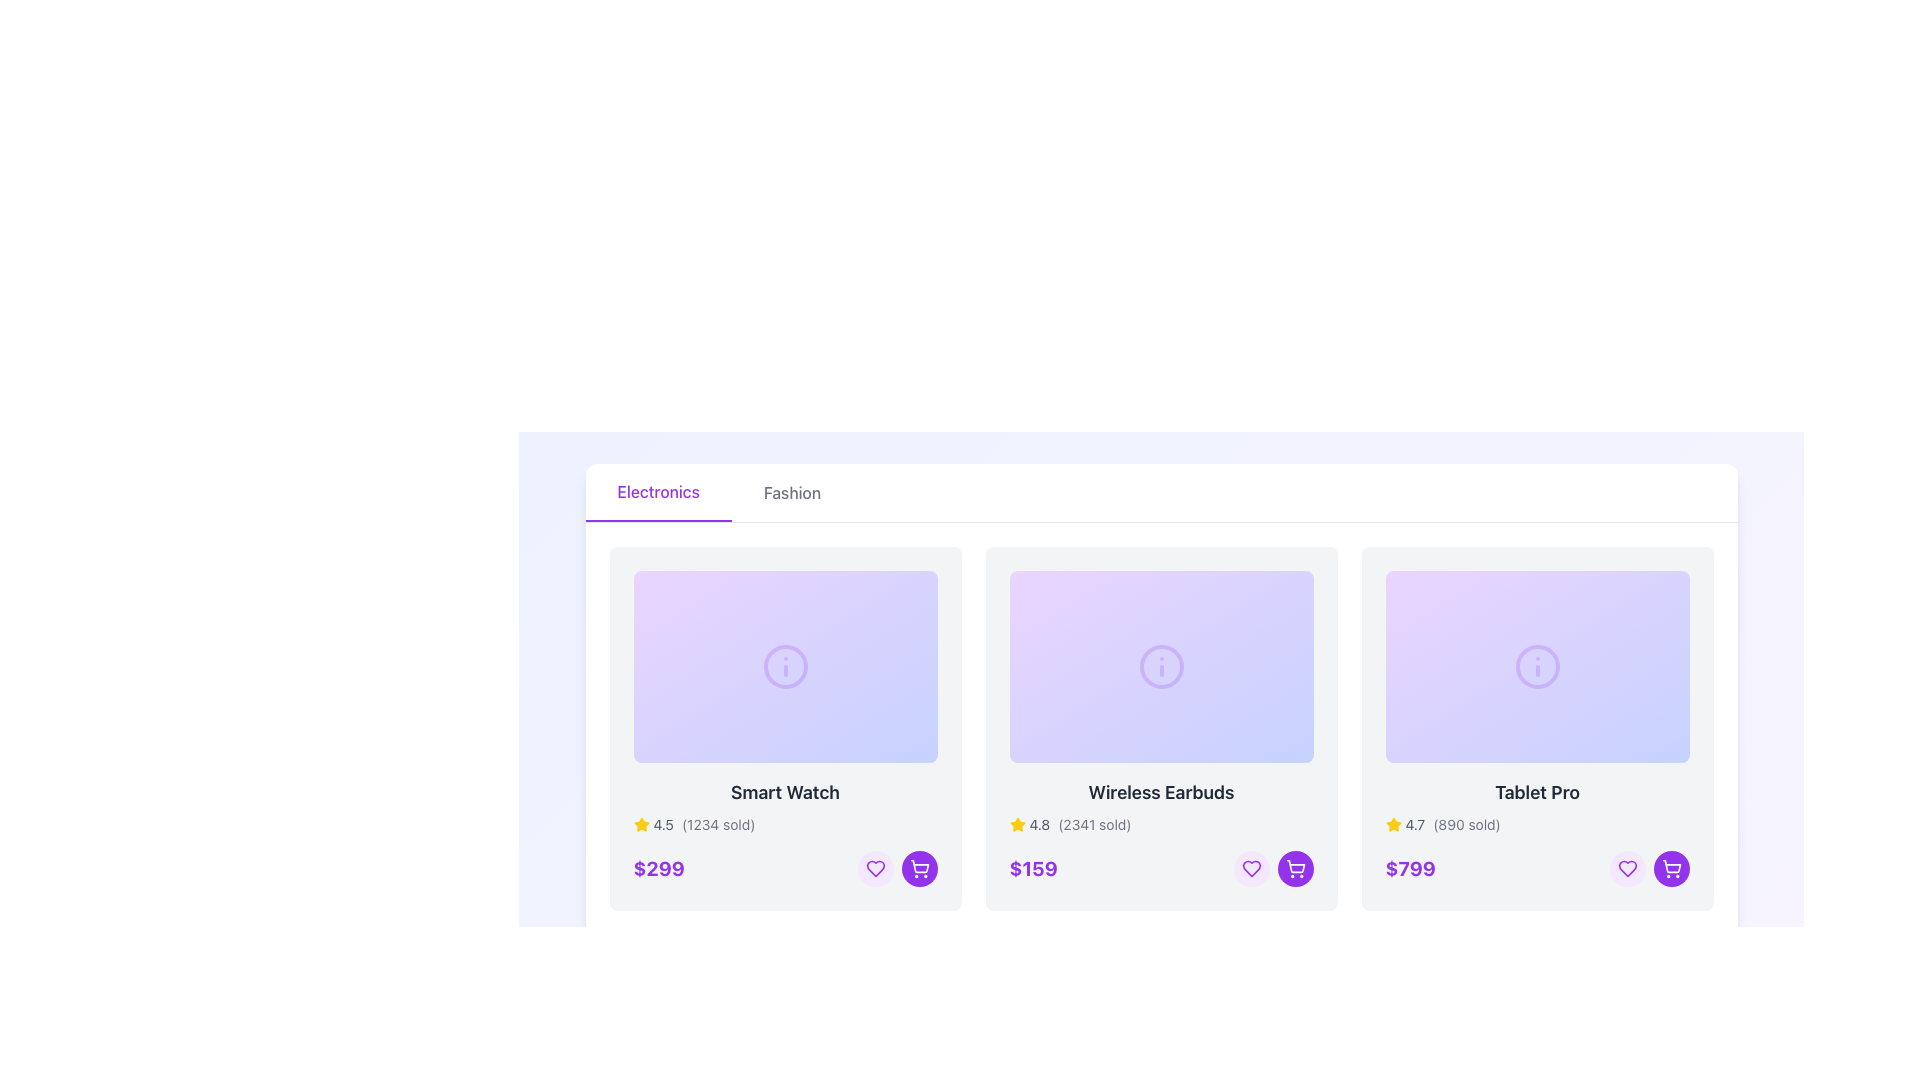  What do you see at coordinates (1671, 867) in the screenshot?
I see `the 'Add to Cart' button, which is the third interactive icon at the bottom-right corner of the 'Tablet Pro' item card` at bounding box center [1671, 867].